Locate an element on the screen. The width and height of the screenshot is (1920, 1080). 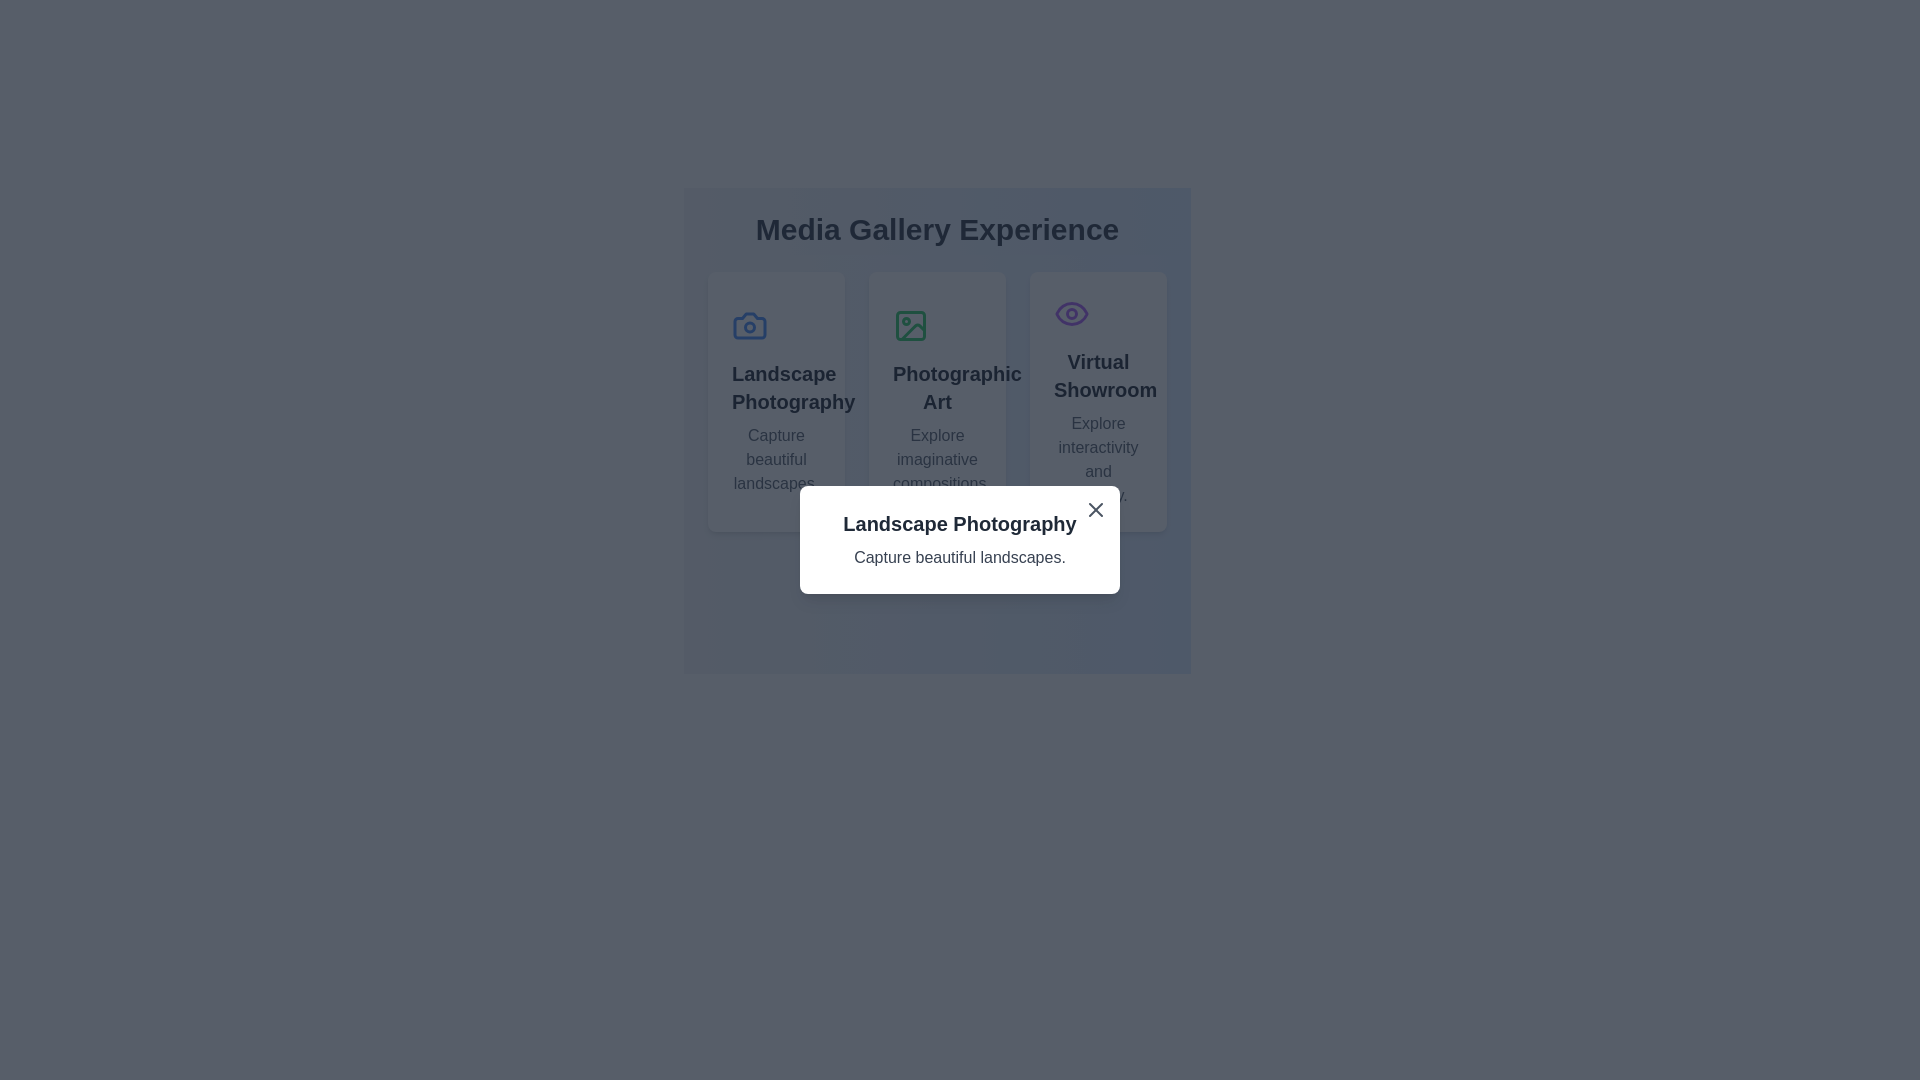
the green icon representing 'Photographic Art', which is positioned above the subtitle 'Explore imaginative compositions' is located at coordinates (910, 325).